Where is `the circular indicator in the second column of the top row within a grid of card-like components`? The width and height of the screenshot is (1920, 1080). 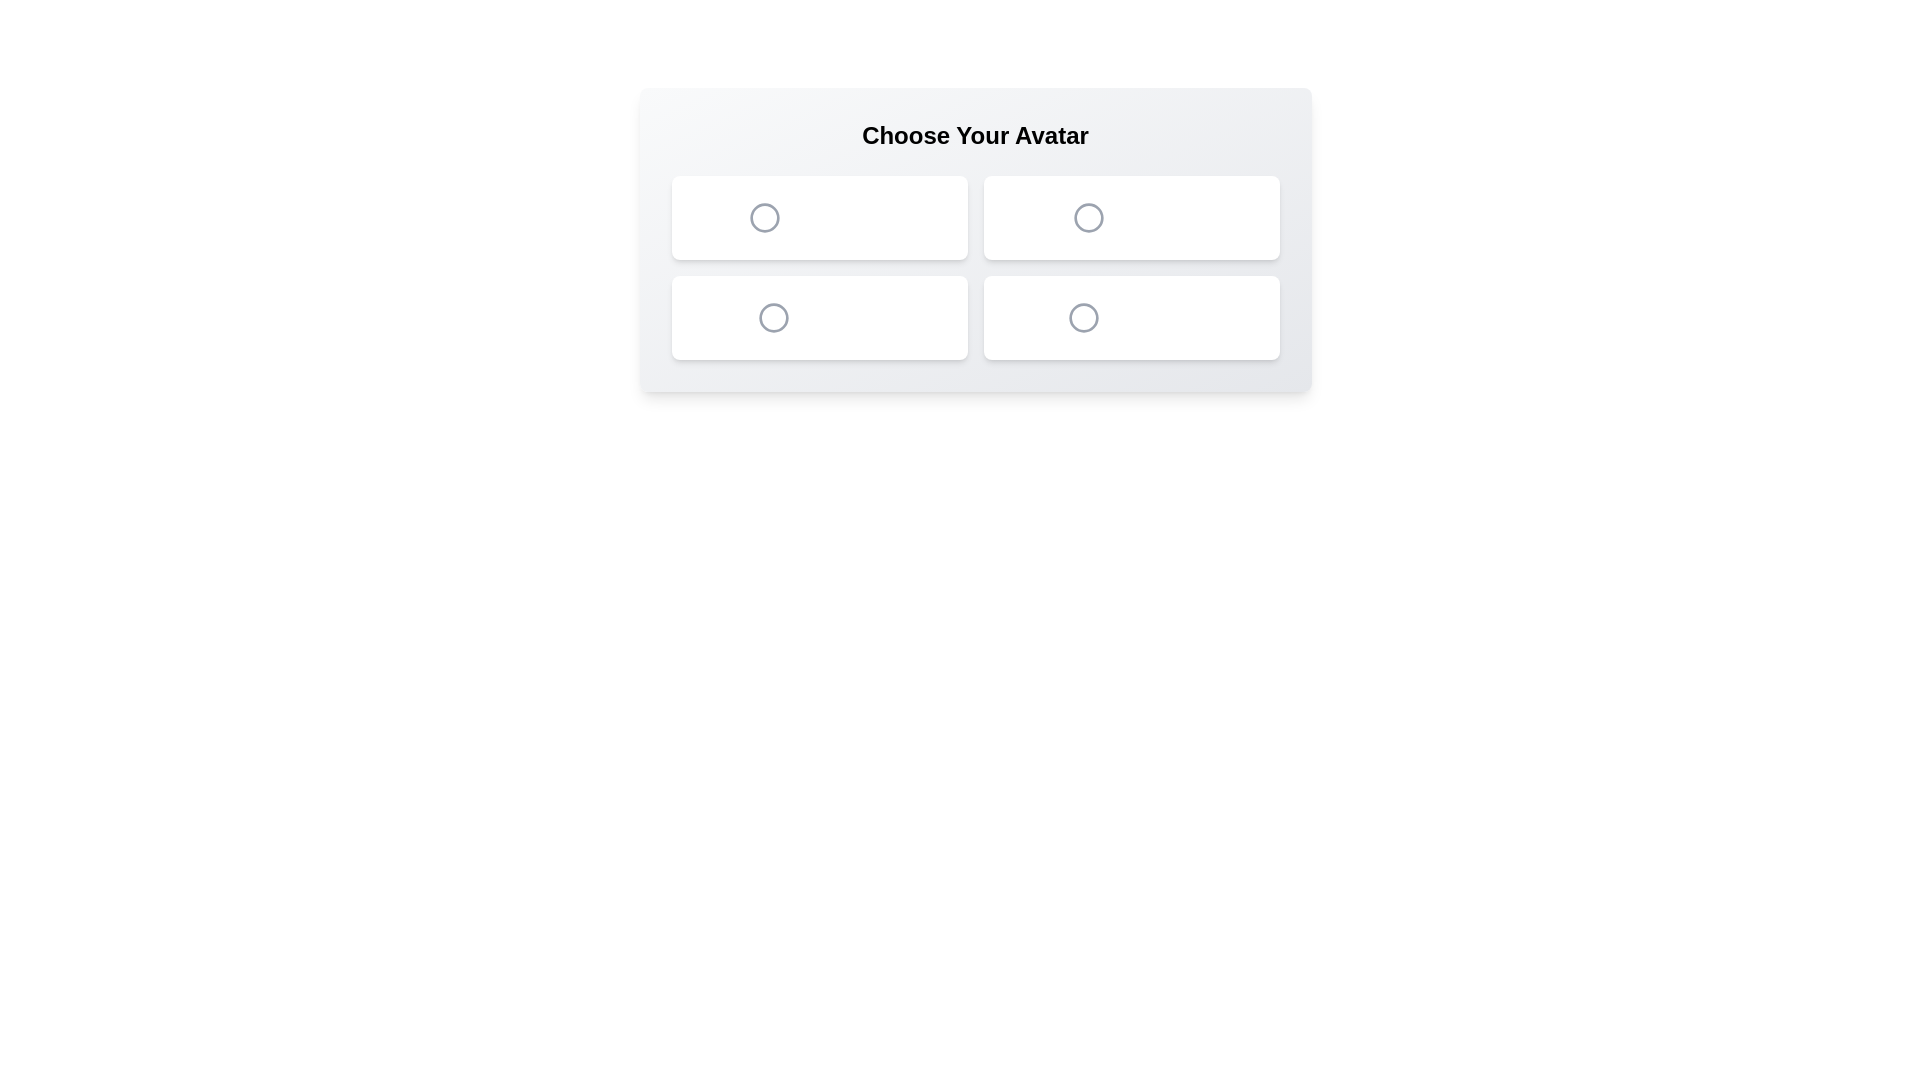
the circular indicator in the second column of the top row within a grid of card-like components is located at coordinates (1088, 218).